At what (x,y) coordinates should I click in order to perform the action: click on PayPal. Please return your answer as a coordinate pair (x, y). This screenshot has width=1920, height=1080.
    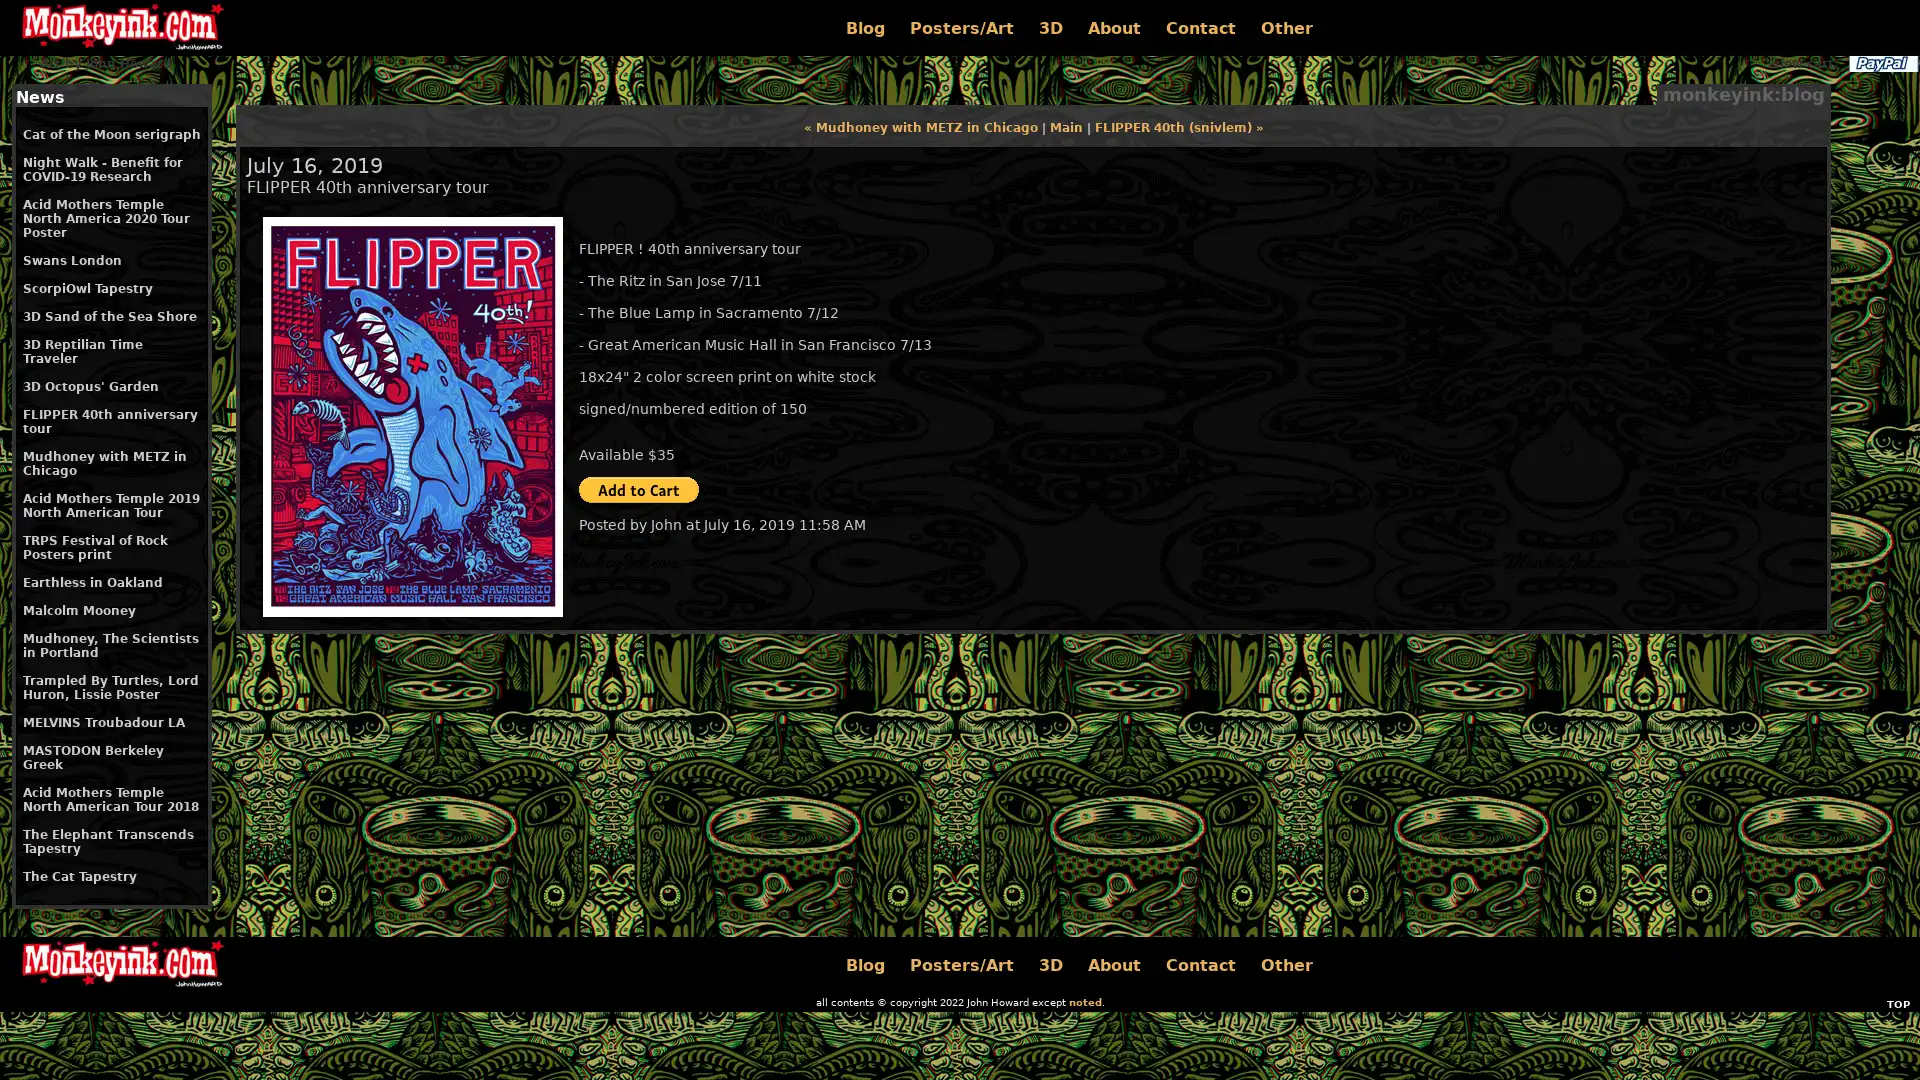
    Looking at the image, I should click on (1881, 63).